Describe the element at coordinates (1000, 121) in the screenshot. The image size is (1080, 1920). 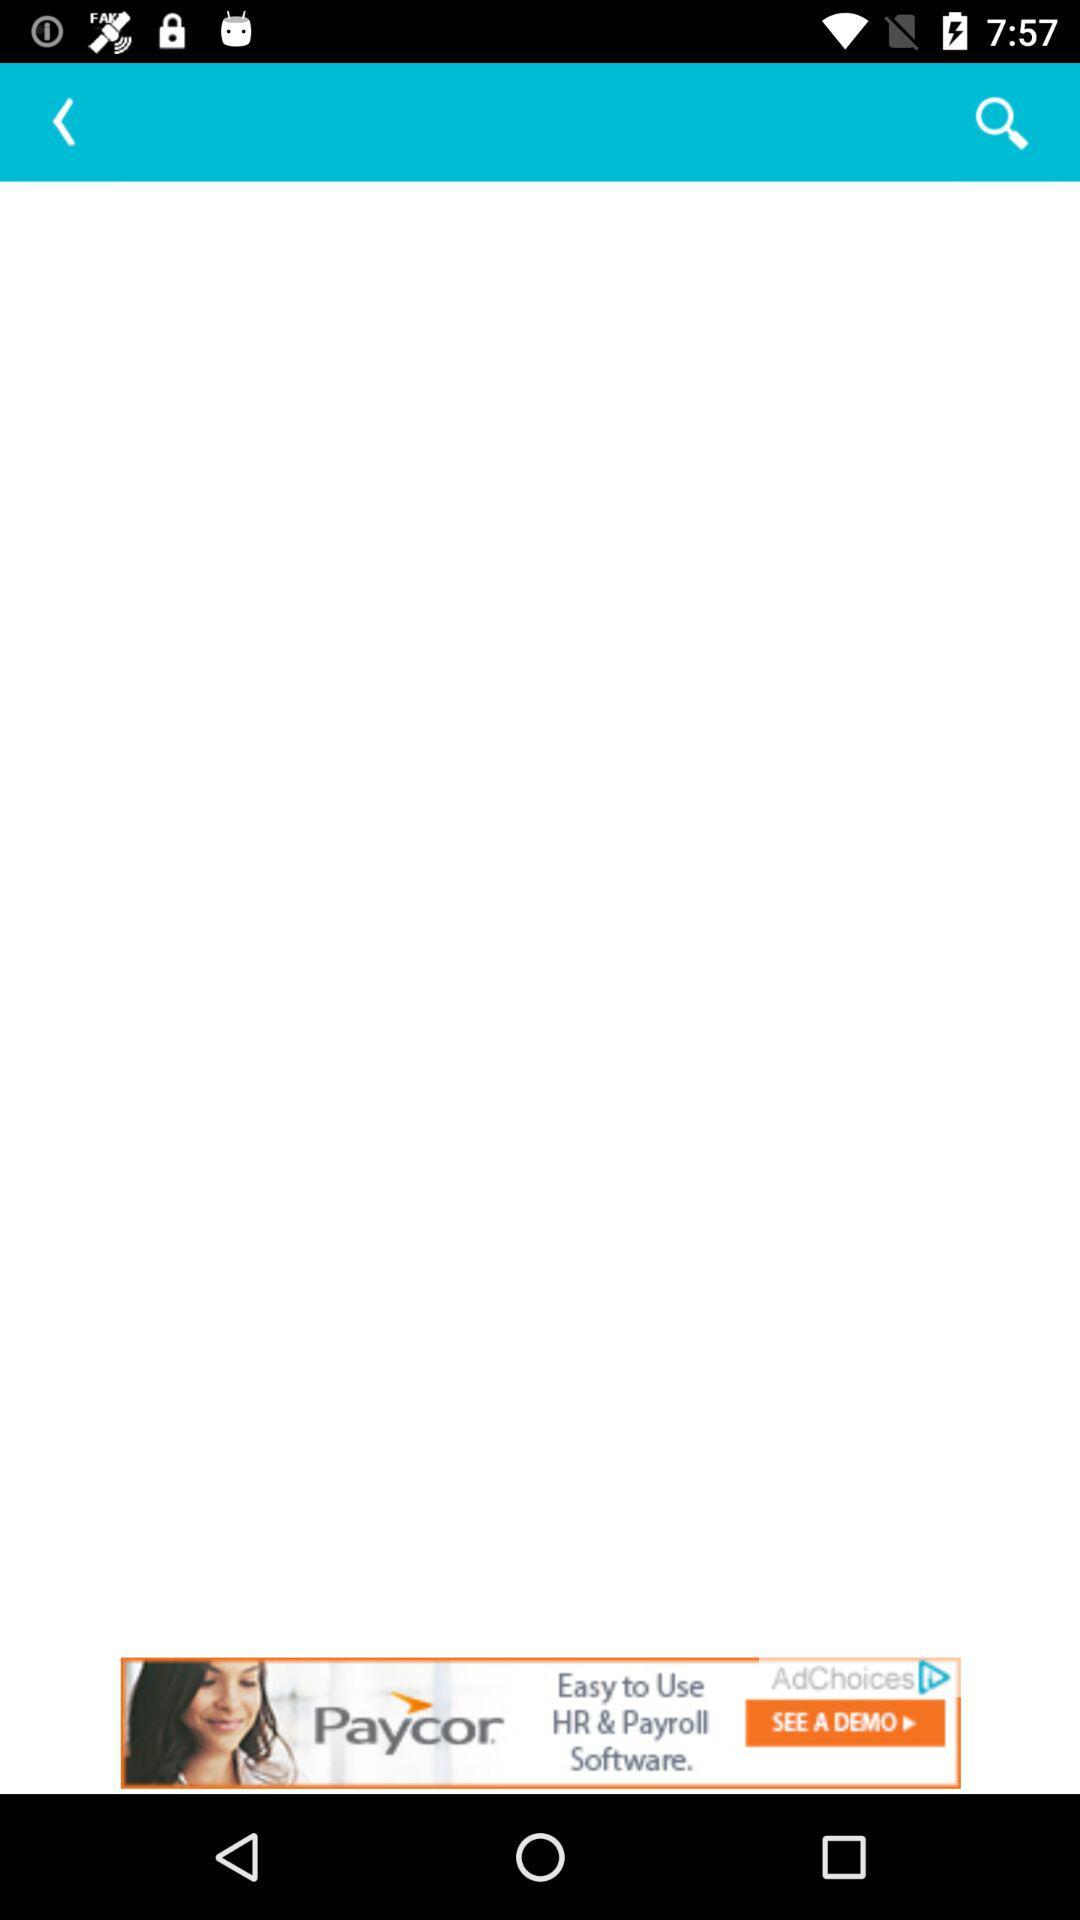
I see `the search icon` at that location.